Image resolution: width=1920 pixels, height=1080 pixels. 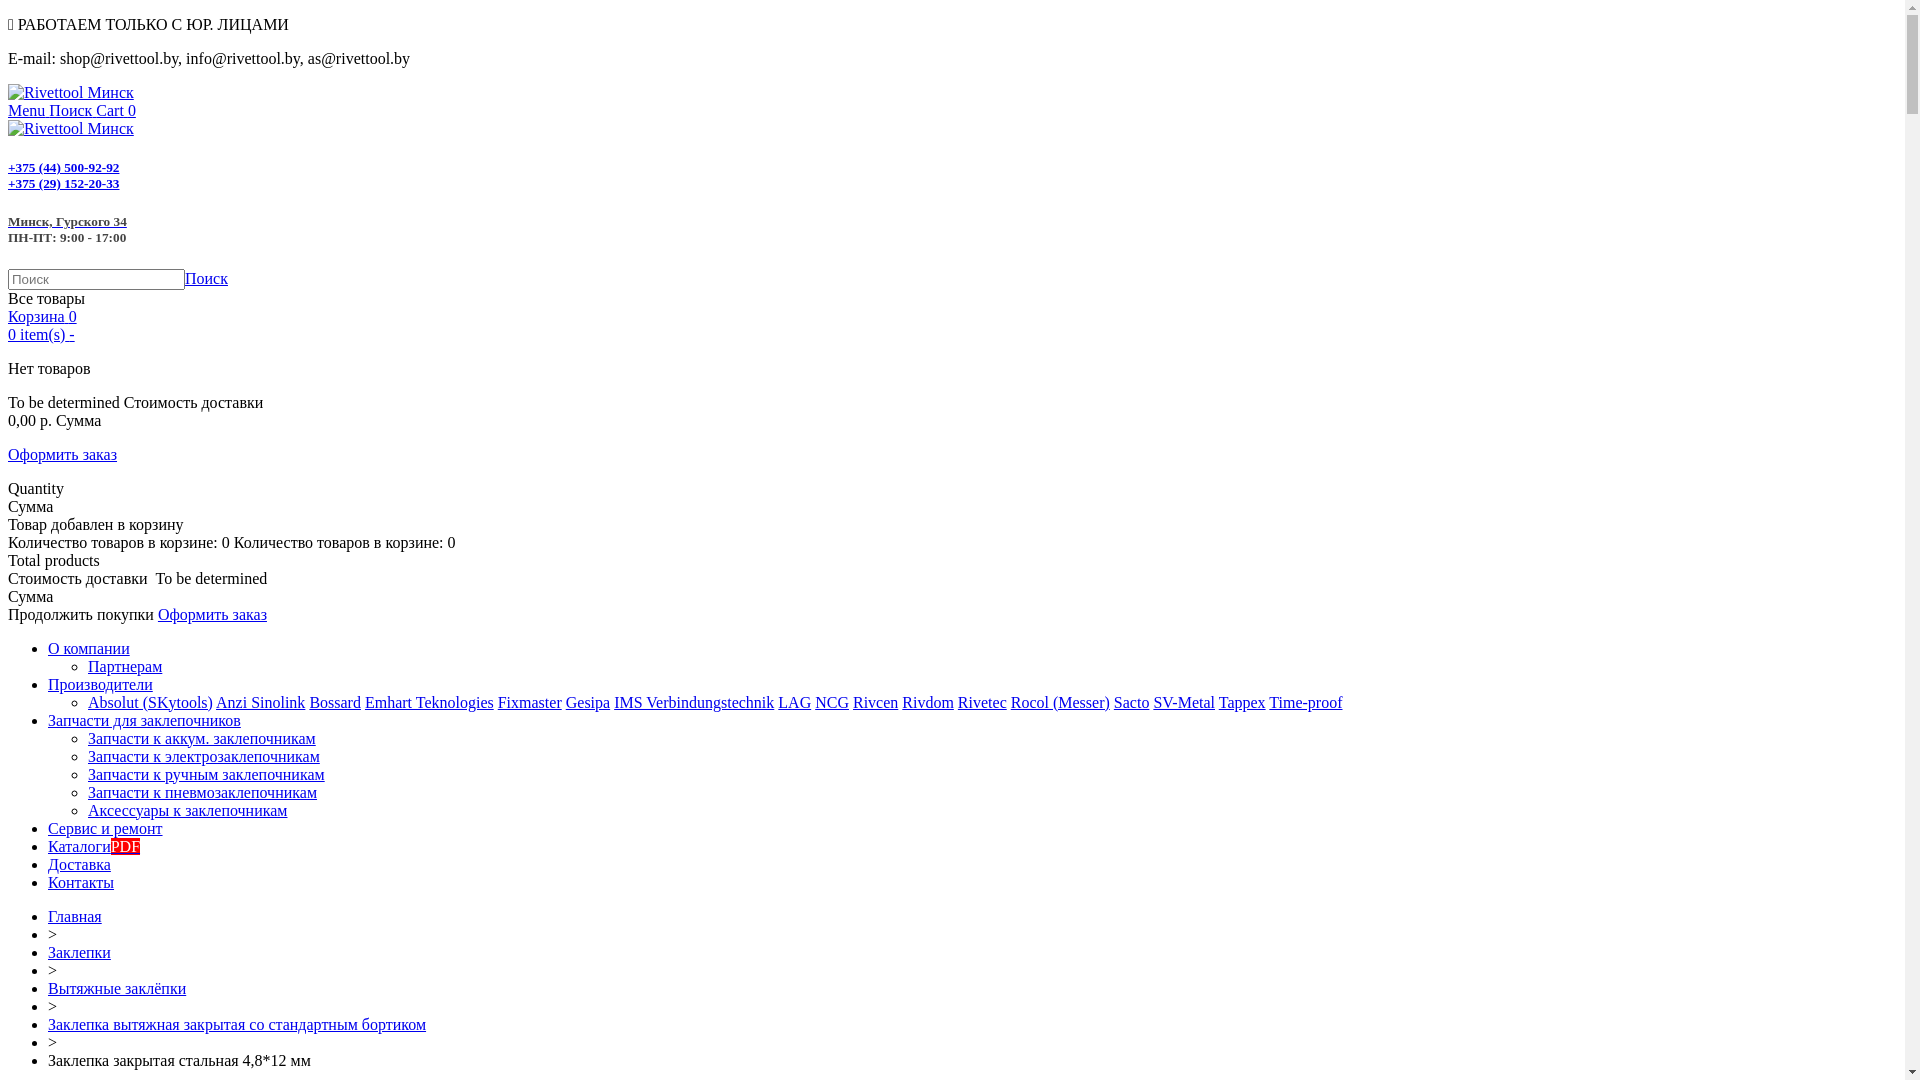 What do you see at coordinates (63, 183) in the screenshot?
I see `'+375 (29) 152-20-33'` at bounding box center [63, 183].